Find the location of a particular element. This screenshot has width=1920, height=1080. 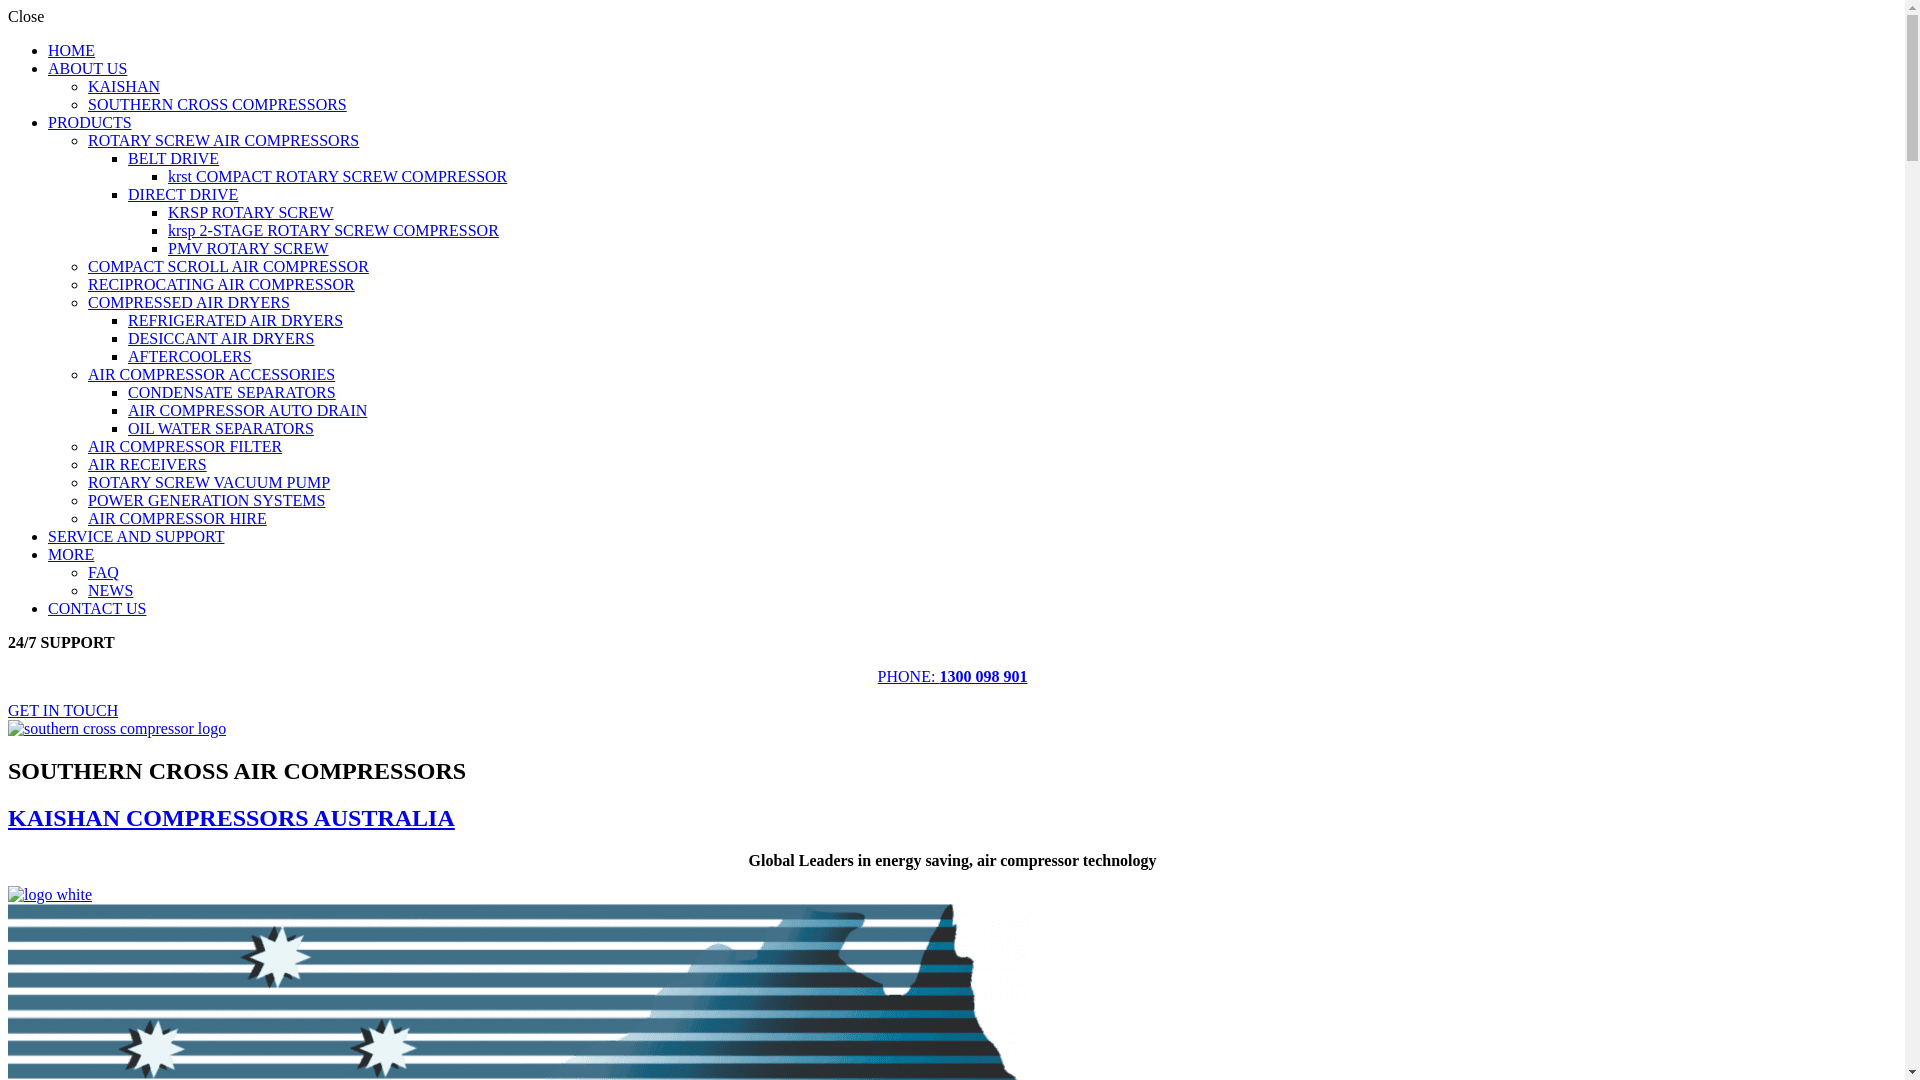

'POWER GENERATION SYSTEMS' is located at coordinates (86, 499).